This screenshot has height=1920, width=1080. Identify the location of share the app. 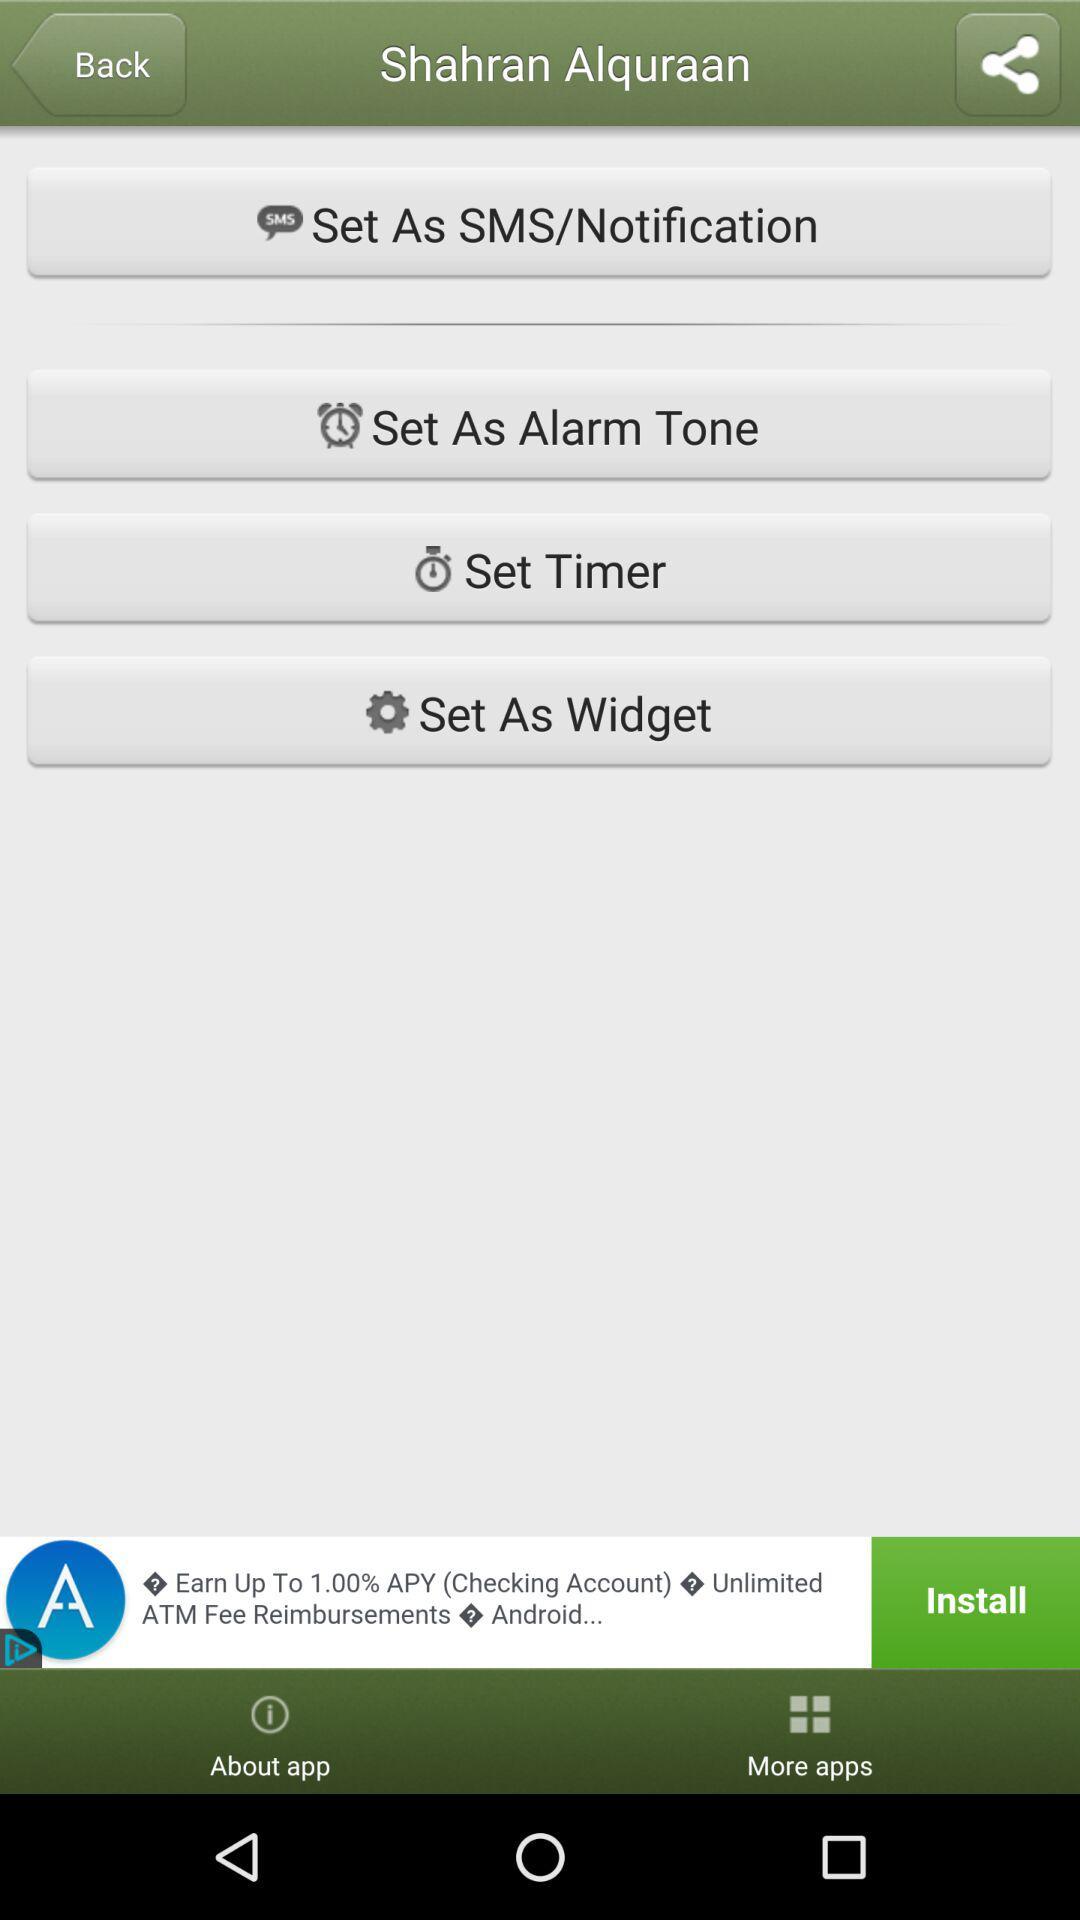
(1007, 66).